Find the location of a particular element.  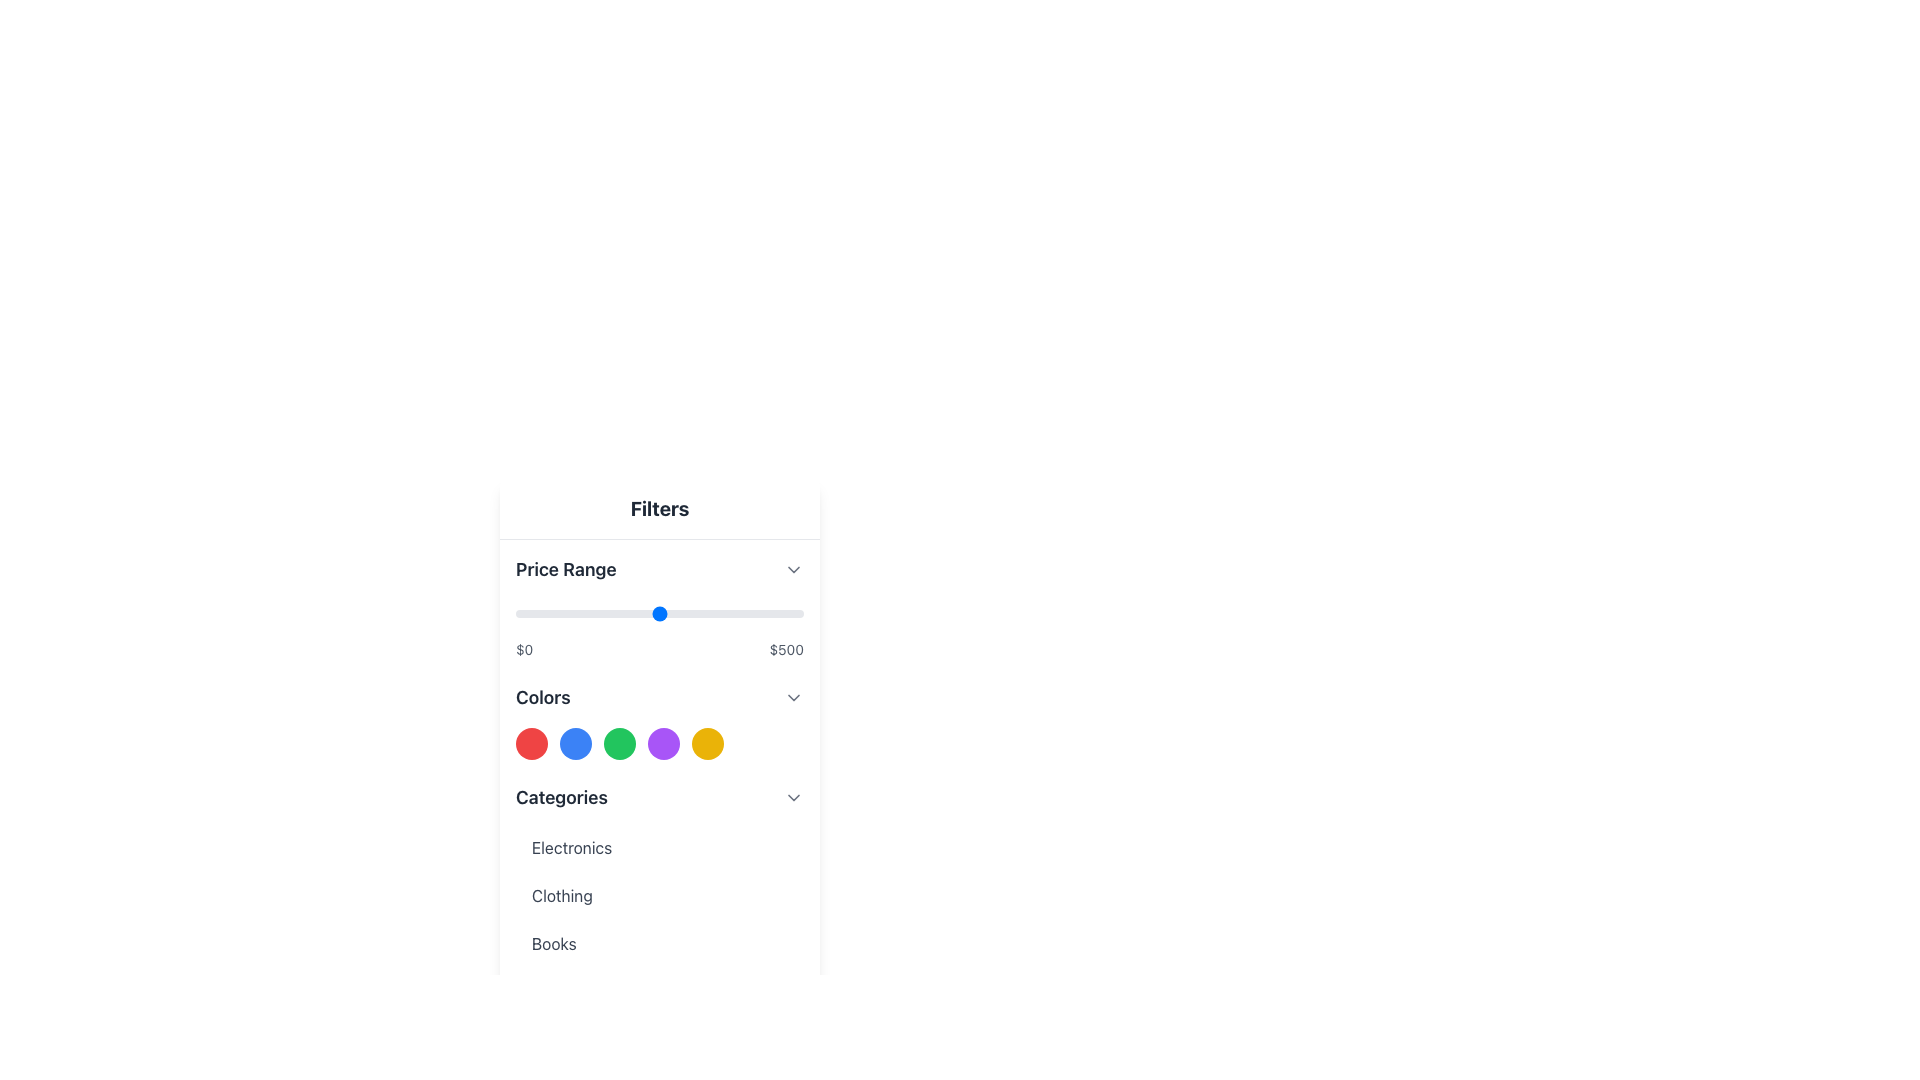

the 'Electronics' button in the Categories section of the sidebar is located at coordinates (660, 848).